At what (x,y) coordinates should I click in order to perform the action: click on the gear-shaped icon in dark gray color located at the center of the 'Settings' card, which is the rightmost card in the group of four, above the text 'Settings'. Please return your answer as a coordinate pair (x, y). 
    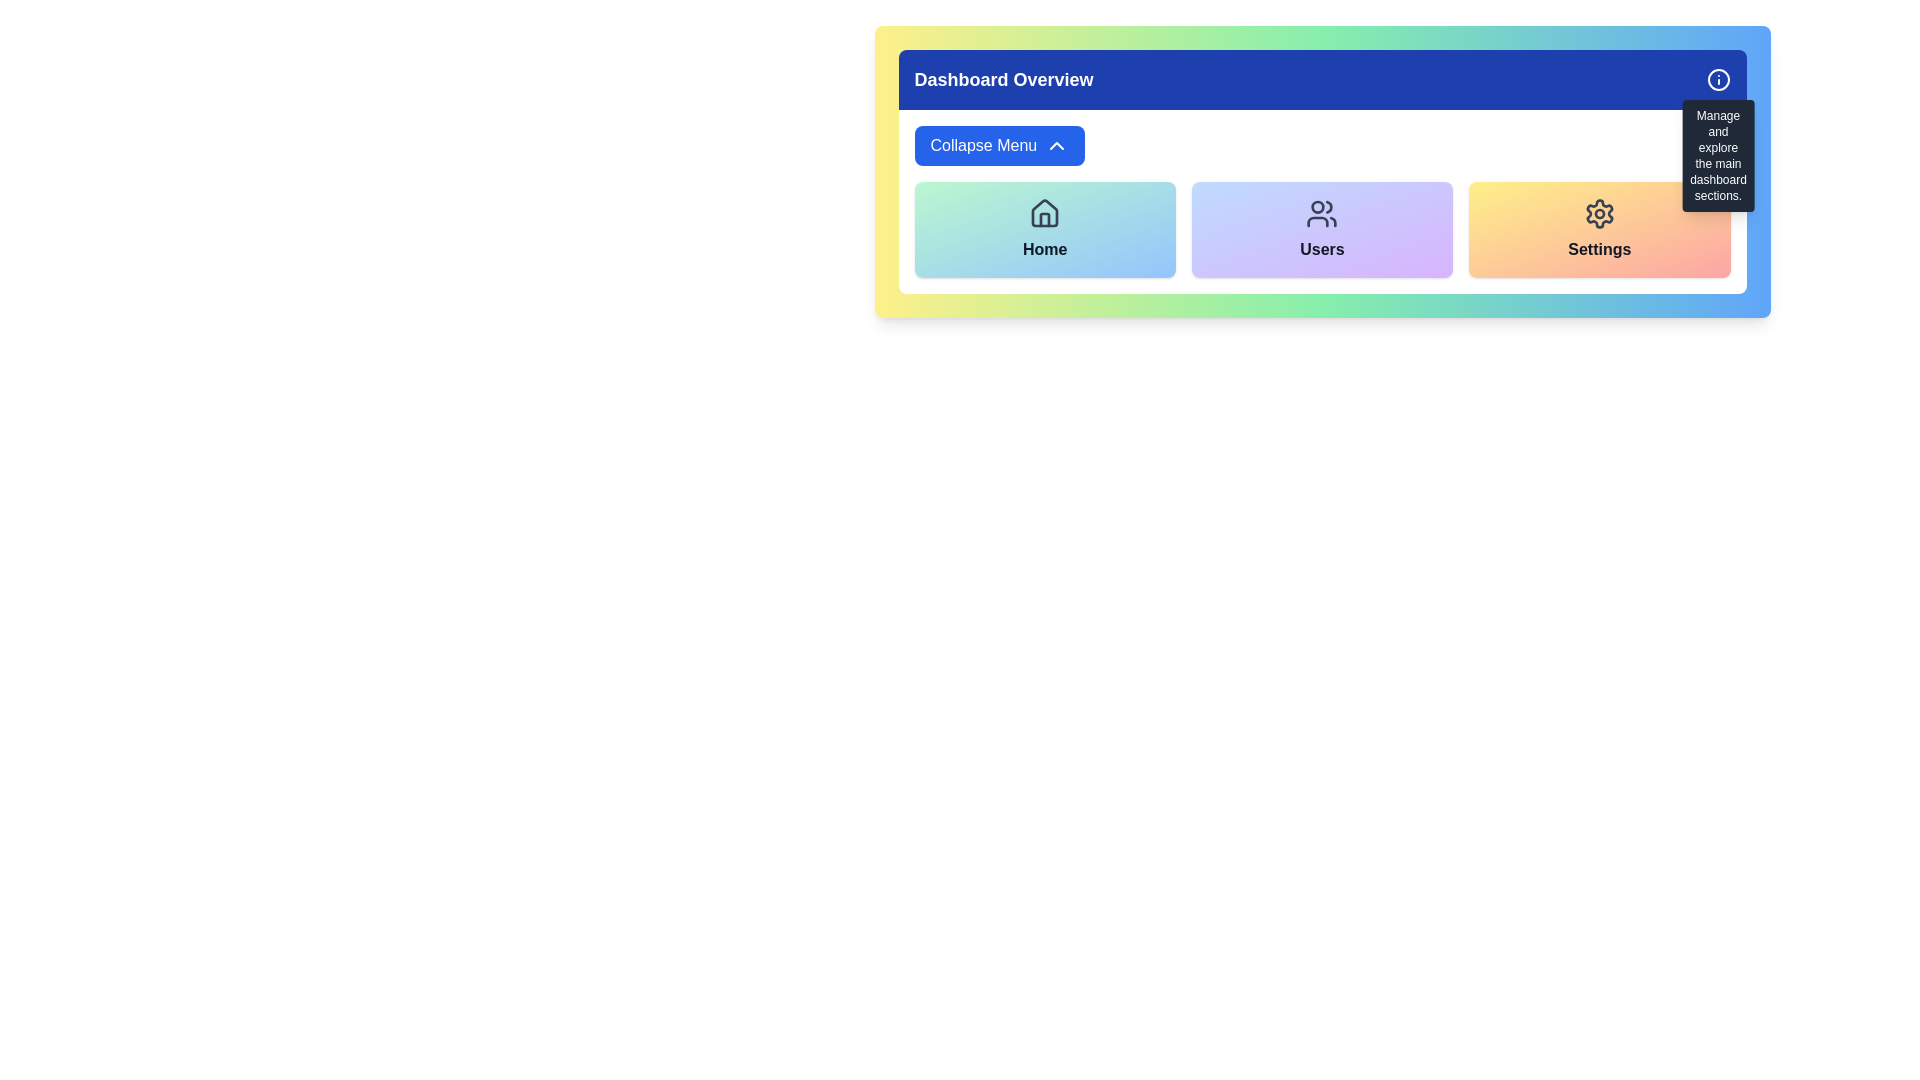
    Looking at the image, I should click on (1598, 213).